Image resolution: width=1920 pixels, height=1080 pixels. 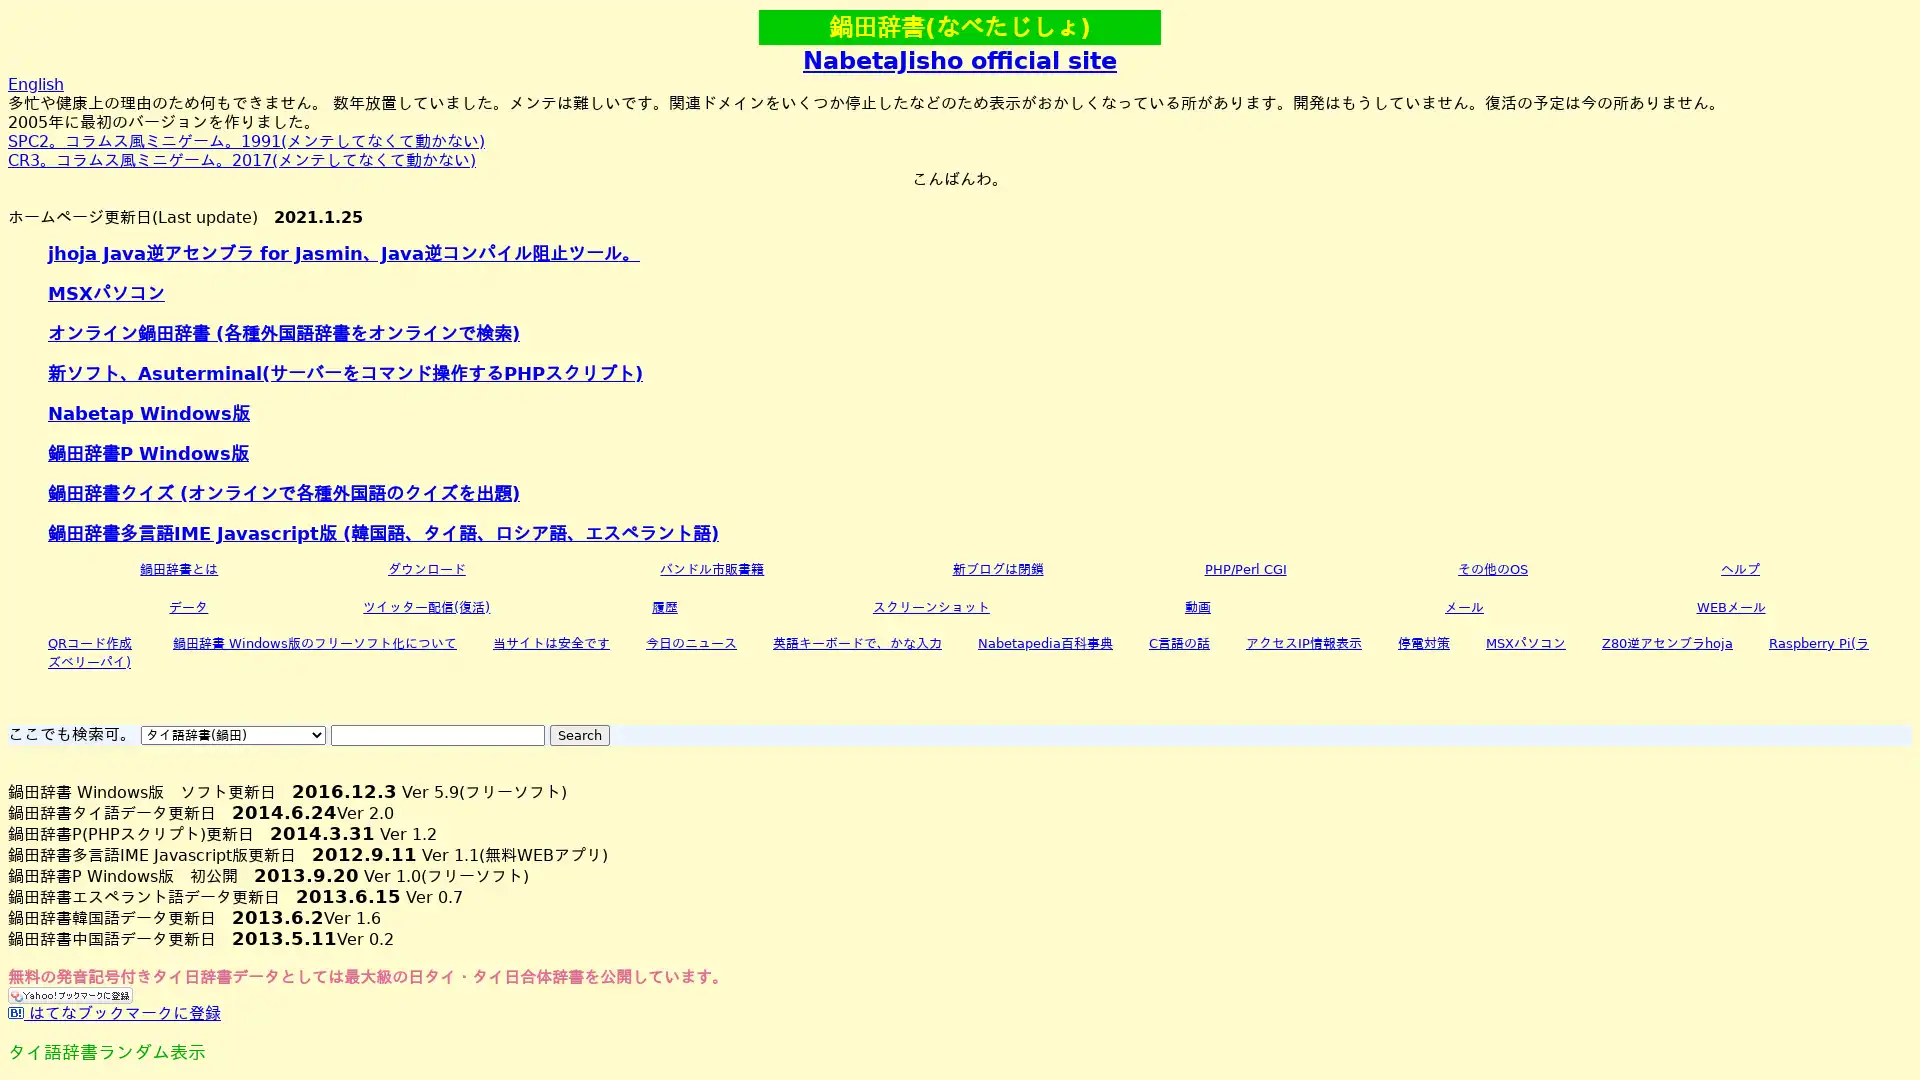 I want to click on Search, so click(x=579, y=735).